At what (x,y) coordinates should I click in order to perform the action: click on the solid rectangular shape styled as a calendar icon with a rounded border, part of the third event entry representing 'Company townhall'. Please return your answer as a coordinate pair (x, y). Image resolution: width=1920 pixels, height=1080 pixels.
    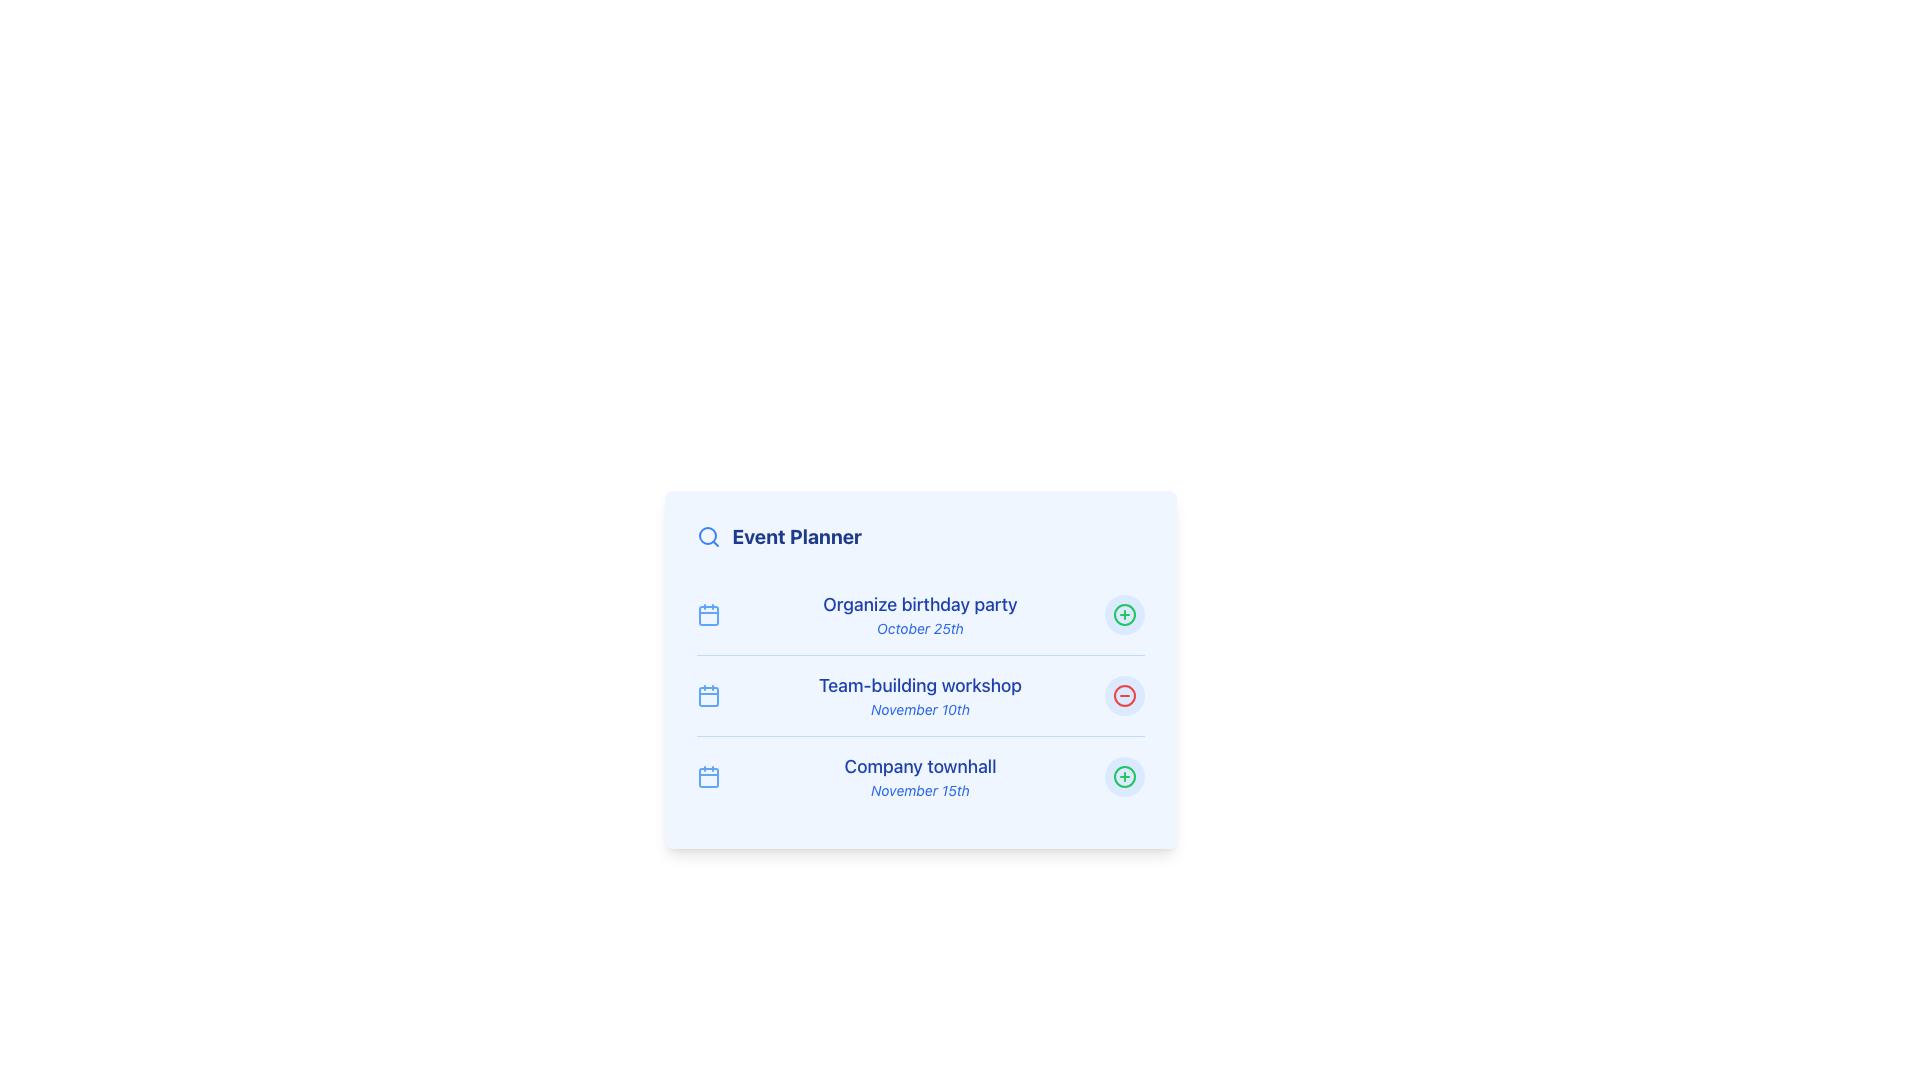
    Looking at the image, I should click on (708, 777).